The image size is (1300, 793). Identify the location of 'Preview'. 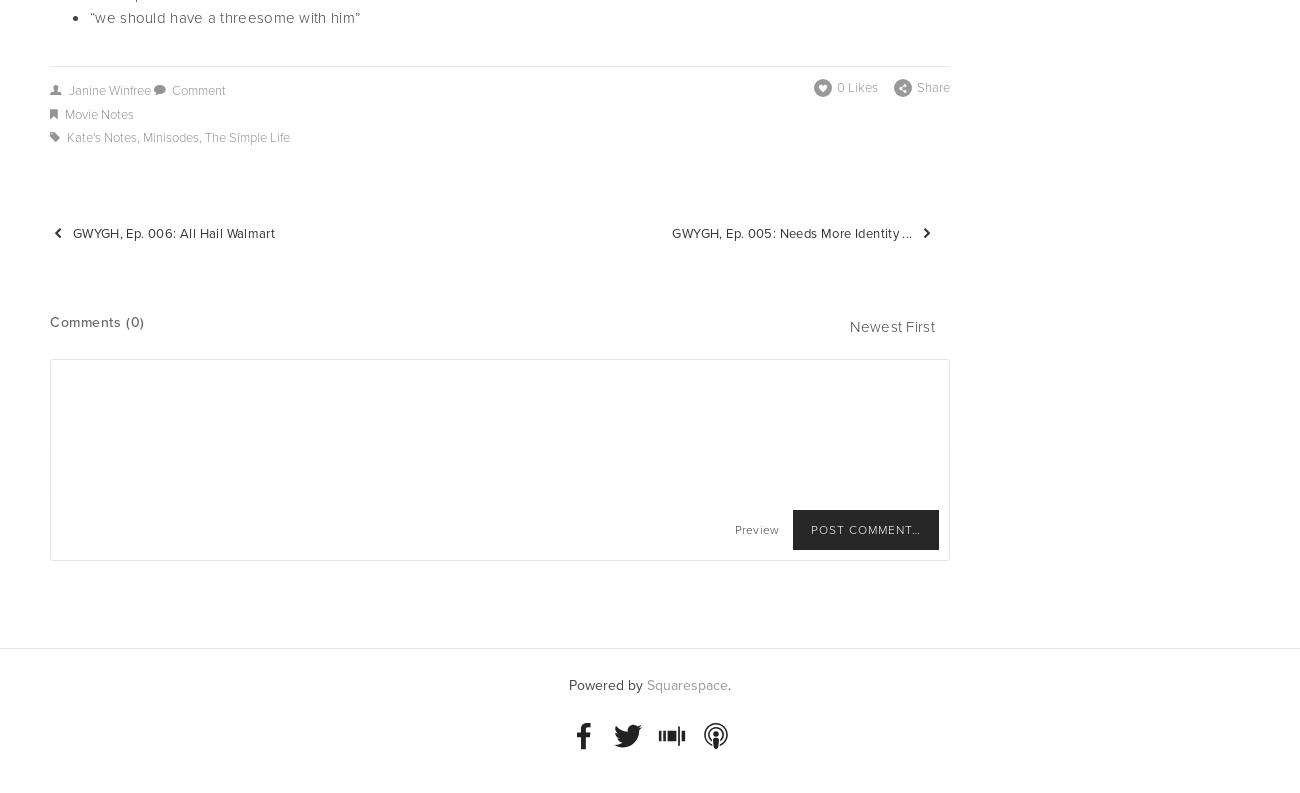
(756, 528).